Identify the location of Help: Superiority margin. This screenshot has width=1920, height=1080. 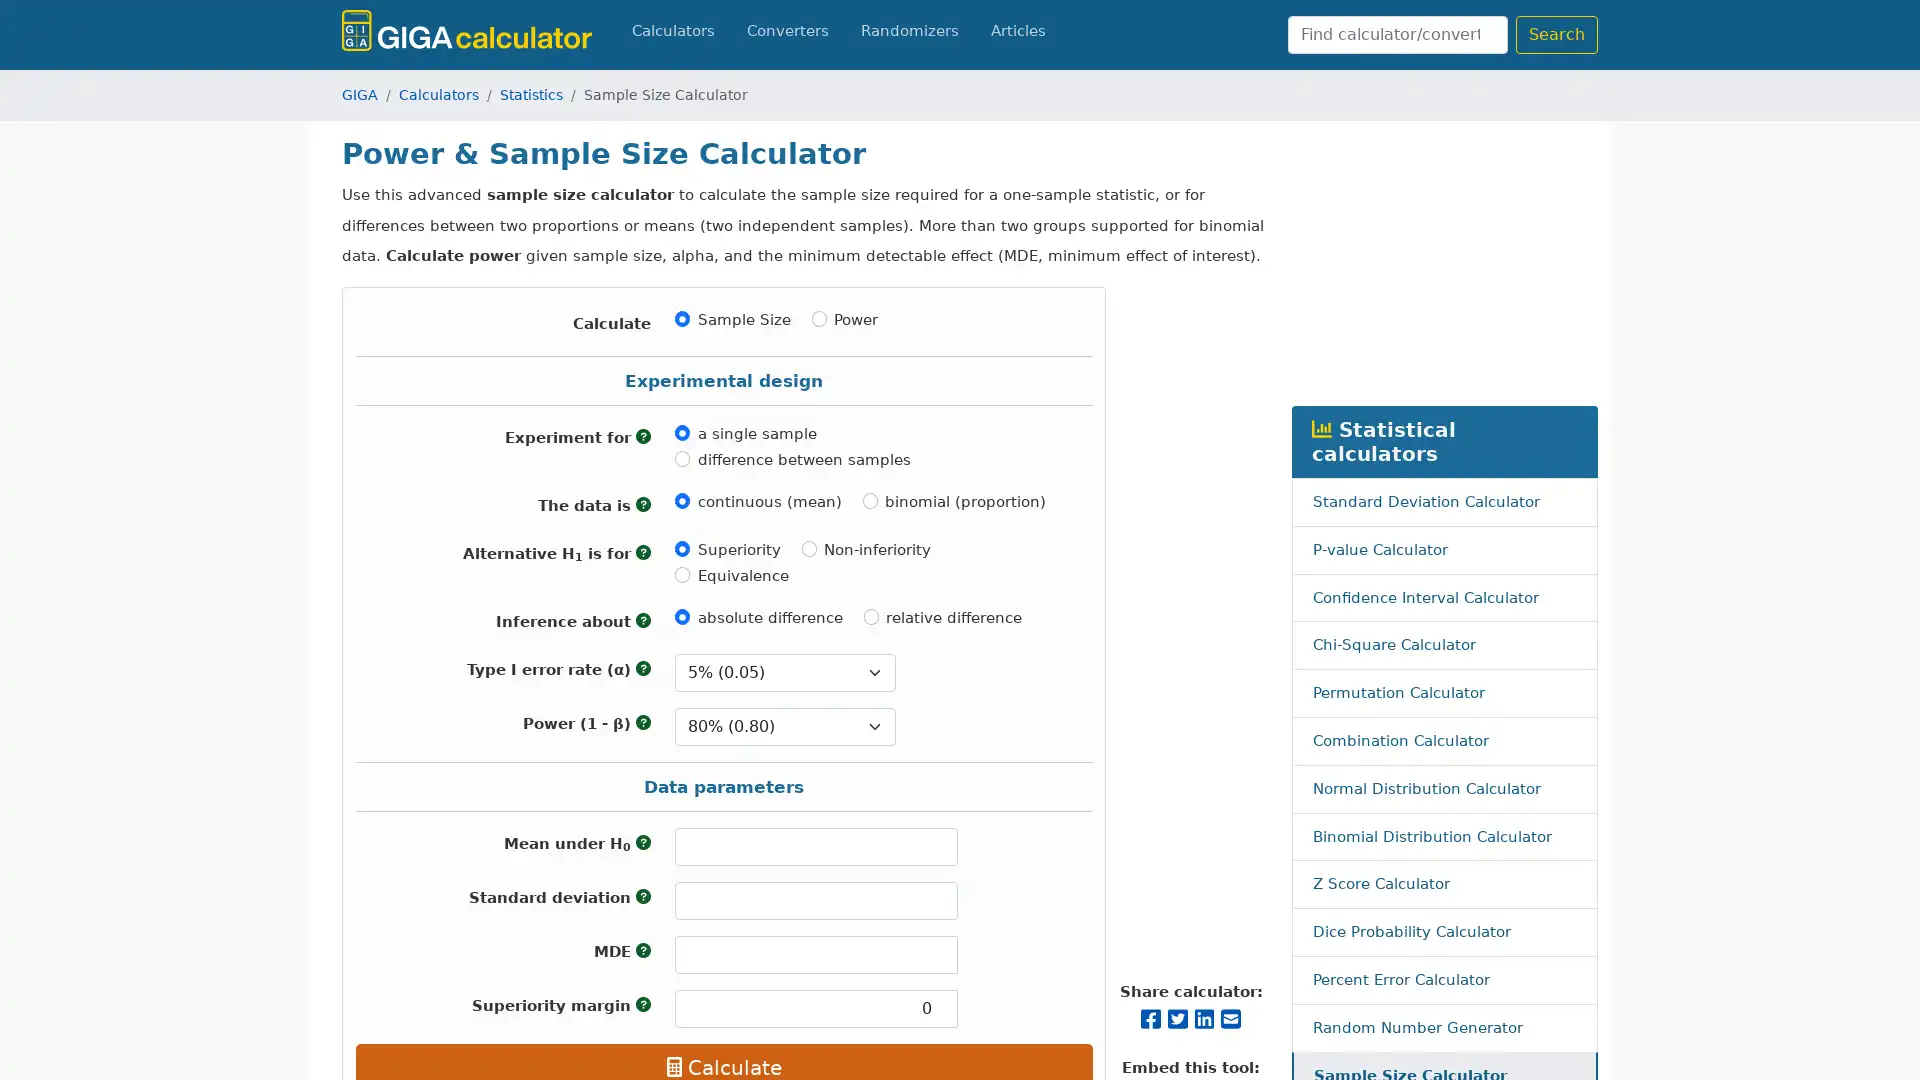
(642, 1005).